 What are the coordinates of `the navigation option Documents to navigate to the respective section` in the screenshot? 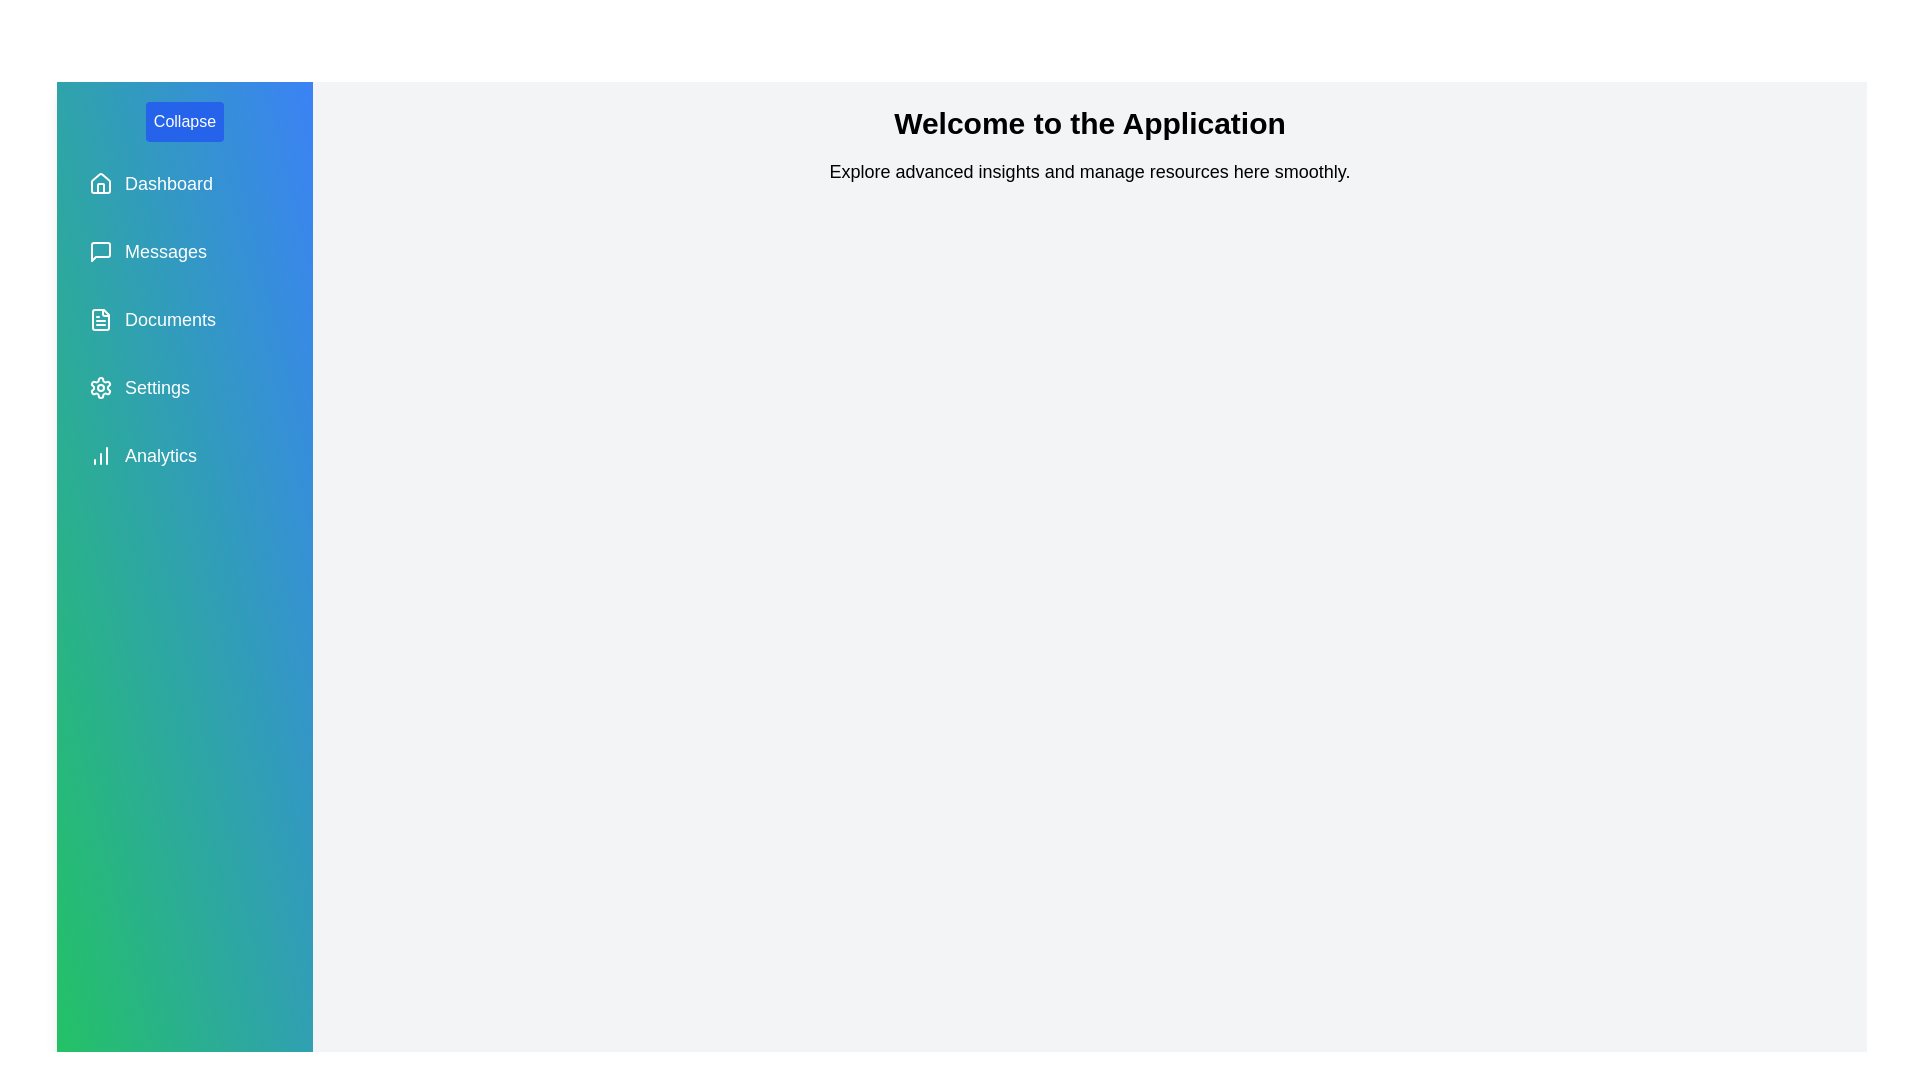 It's located at (185, 319).